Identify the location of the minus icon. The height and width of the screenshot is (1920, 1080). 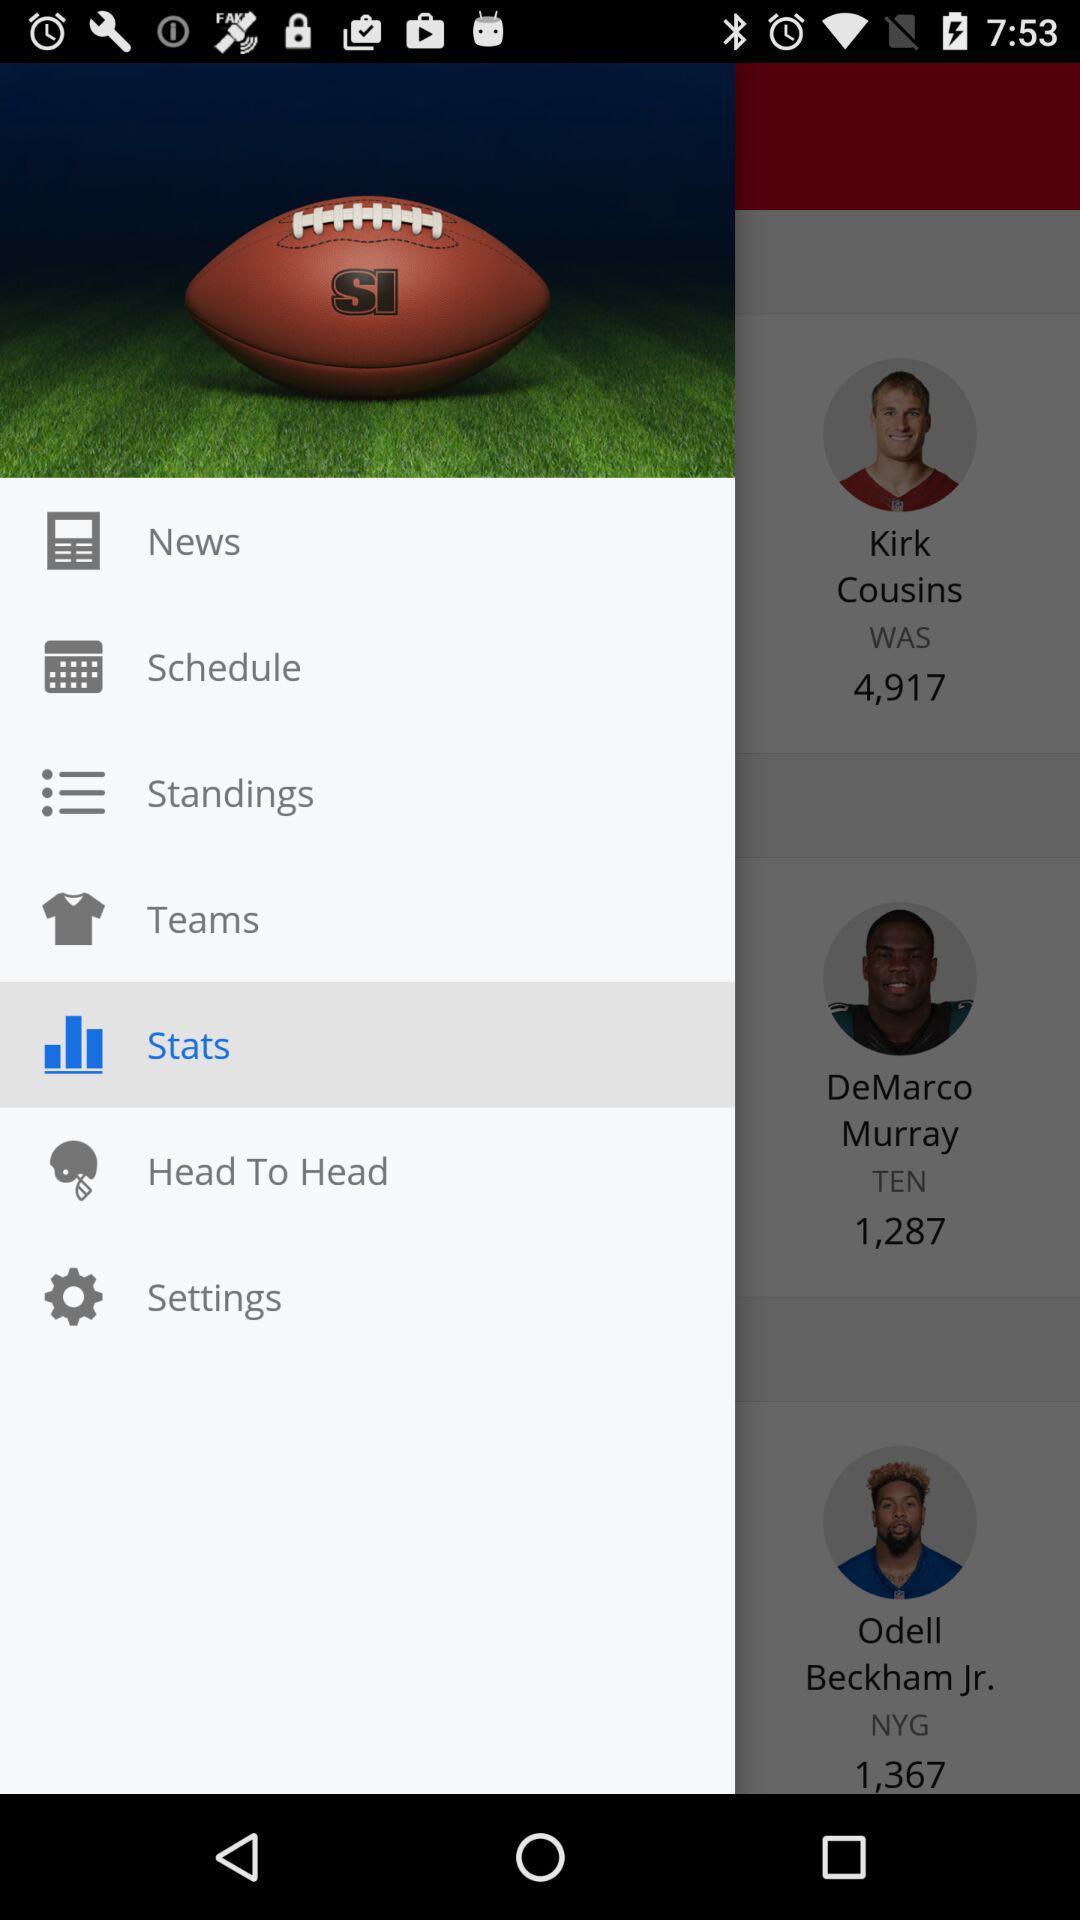
(540, 1046).